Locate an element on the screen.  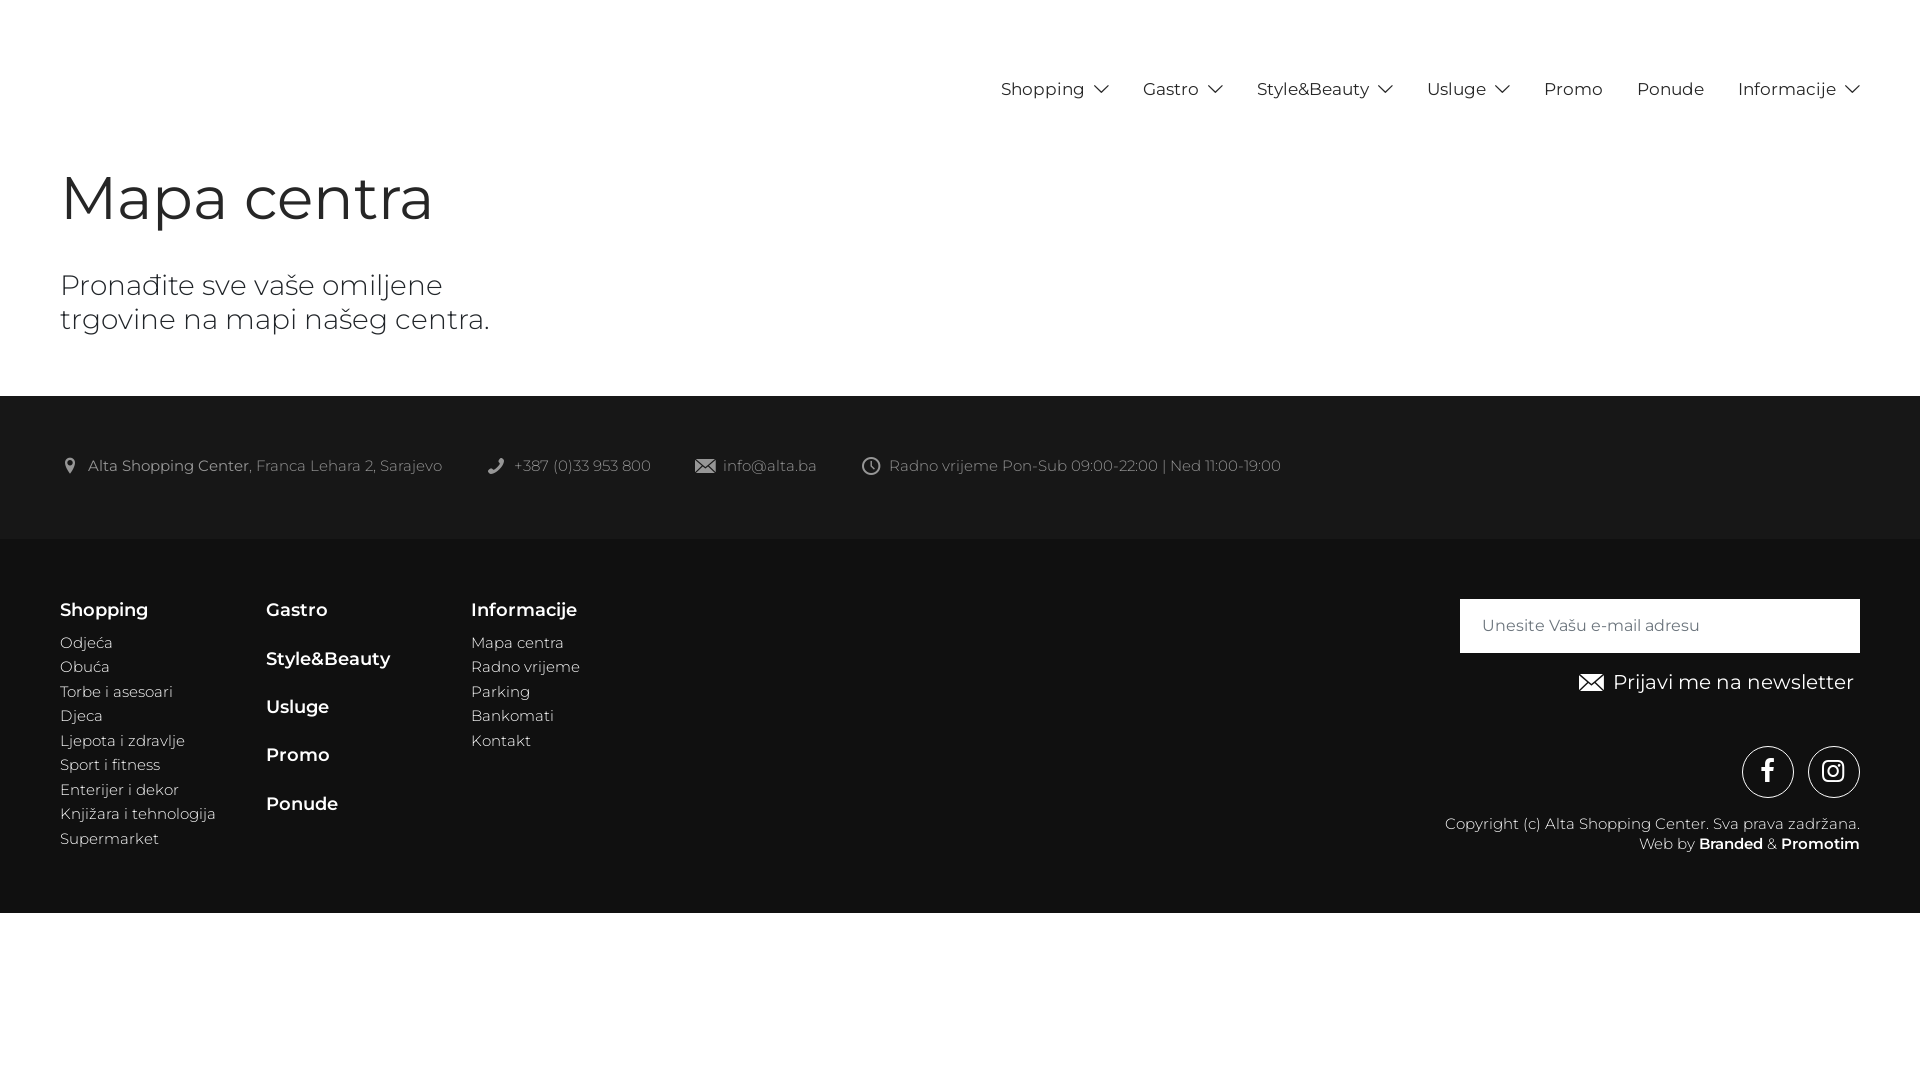
'Prijavi me na newsletter' is located at coordinates (1715, 682).